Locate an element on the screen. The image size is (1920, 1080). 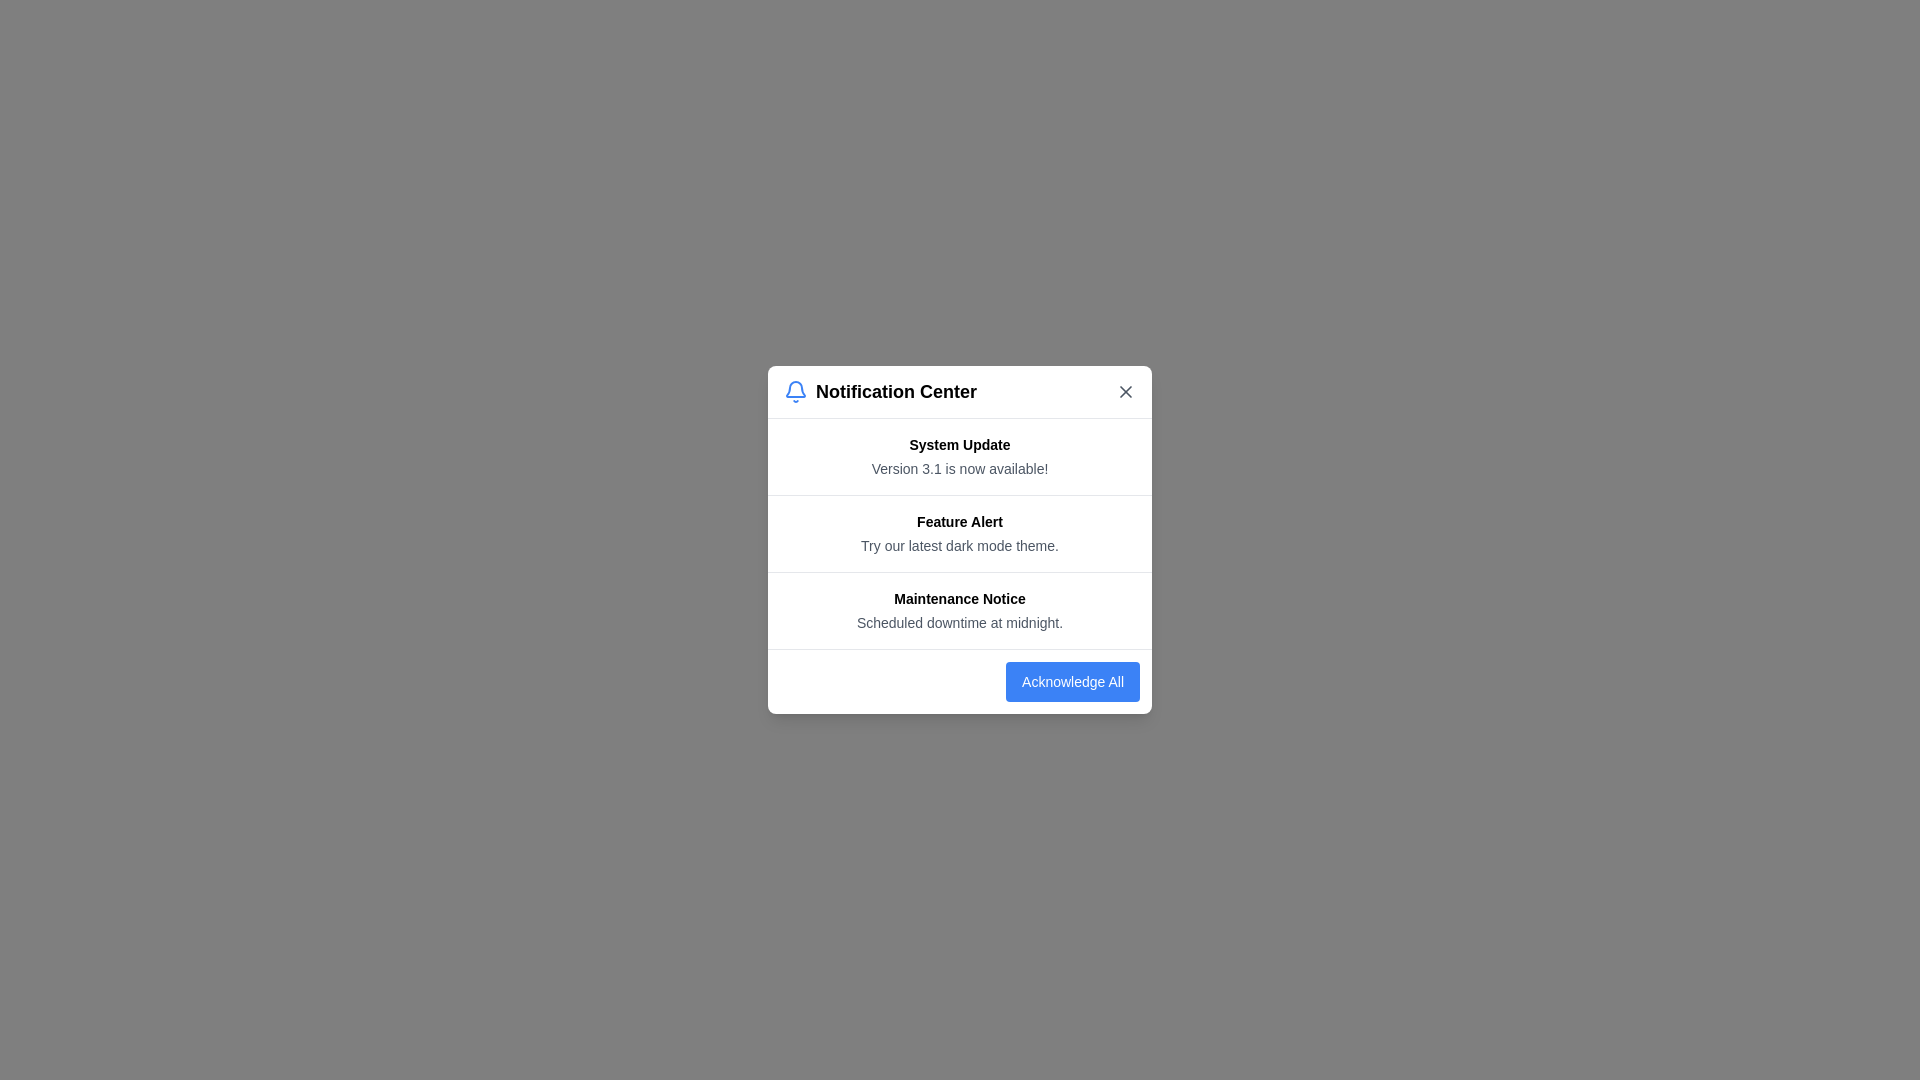
'Acknowledge All' button to acknowledge all notifications is located at coordinates (1072, 681).